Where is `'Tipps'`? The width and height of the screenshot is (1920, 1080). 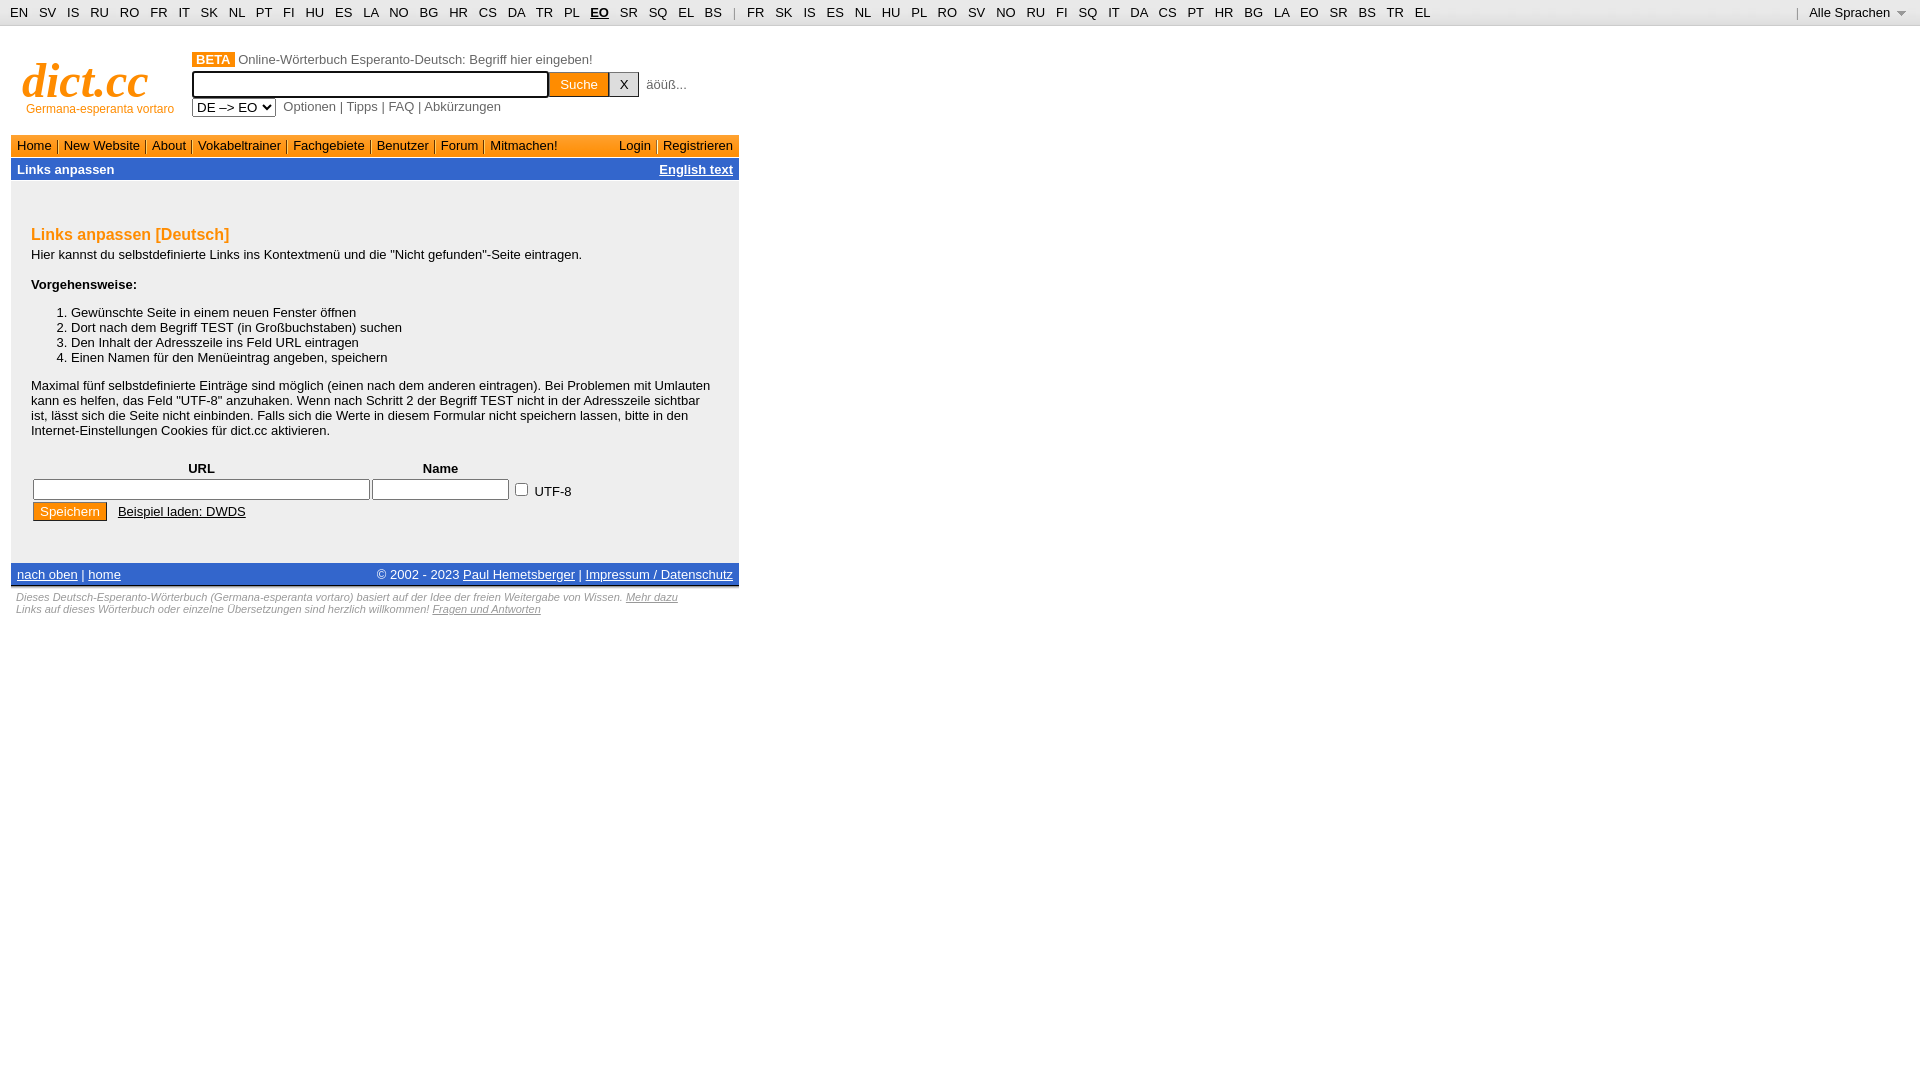
'Tipps' is located at coordinates (361, 106).